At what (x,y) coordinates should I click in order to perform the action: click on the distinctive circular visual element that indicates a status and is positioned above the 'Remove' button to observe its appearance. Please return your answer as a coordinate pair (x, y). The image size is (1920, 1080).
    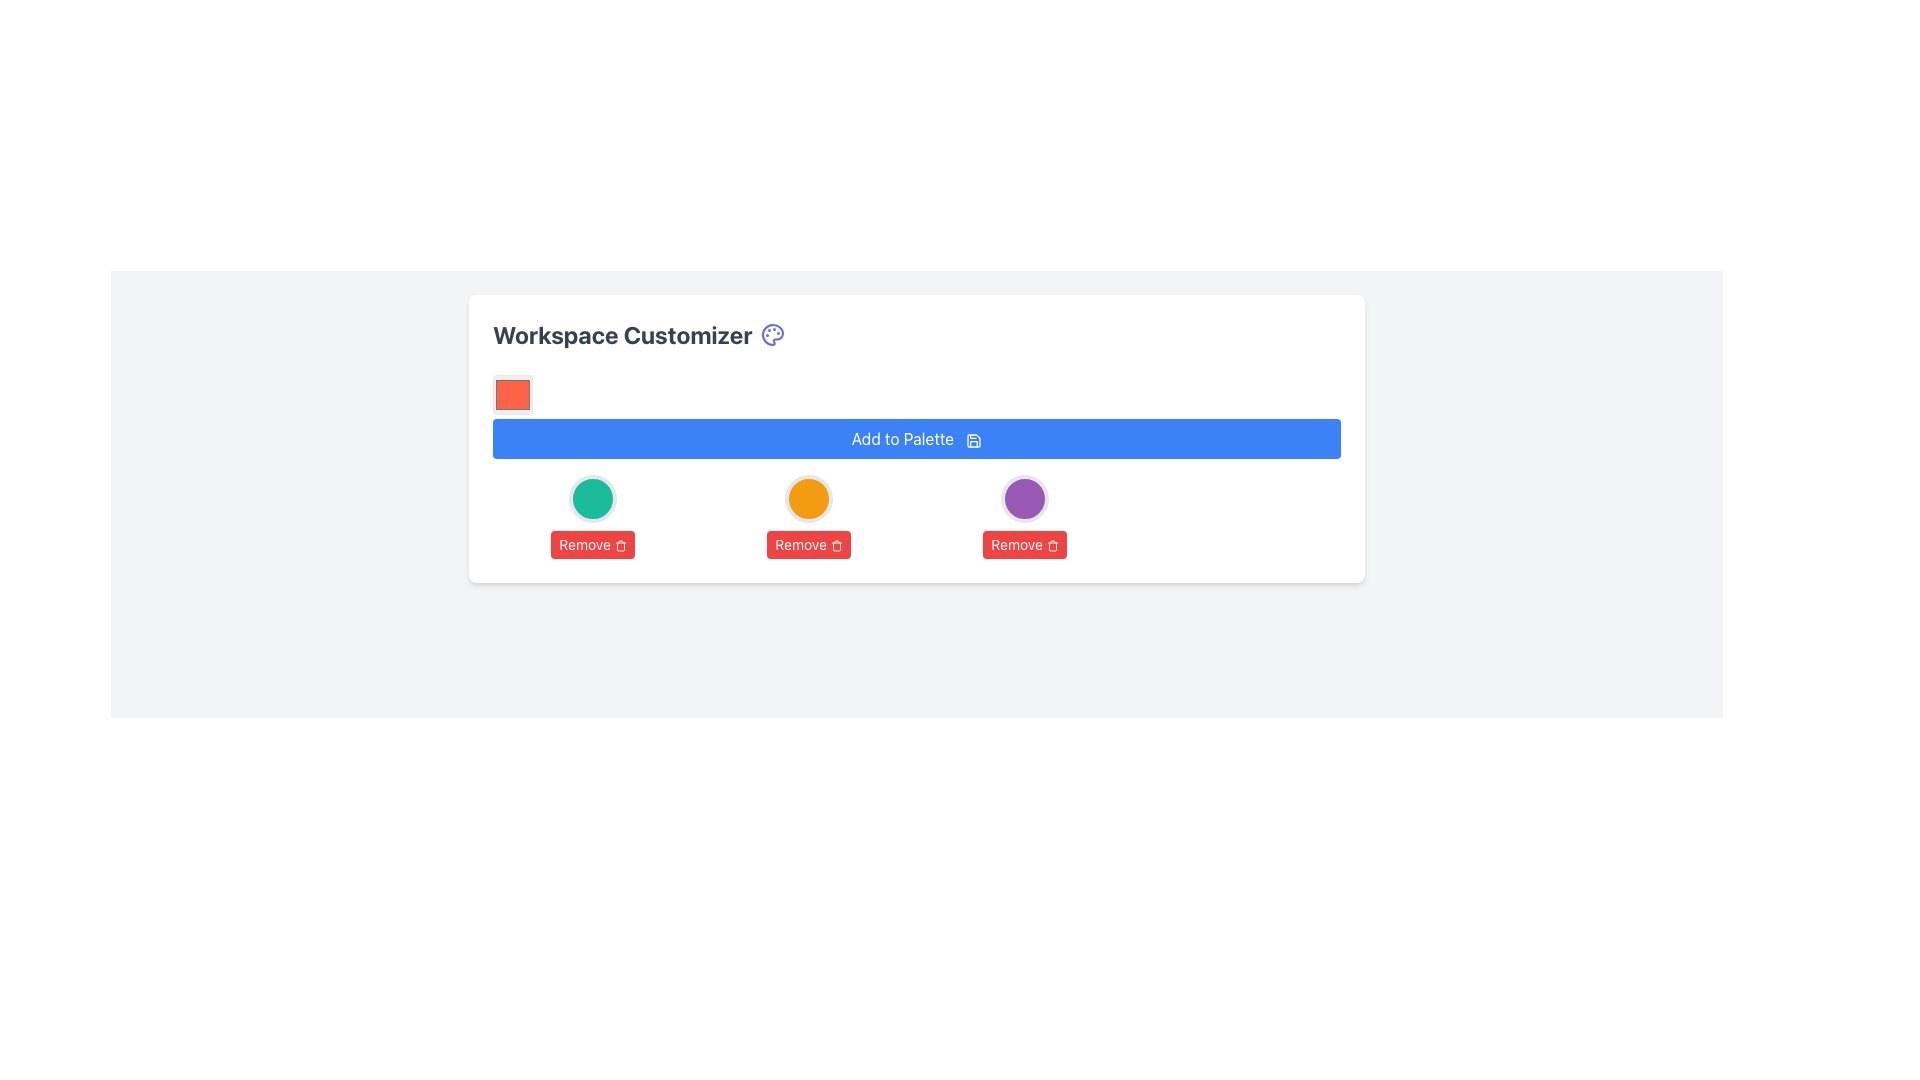
    Looking at the image, I should click on (592, 497).